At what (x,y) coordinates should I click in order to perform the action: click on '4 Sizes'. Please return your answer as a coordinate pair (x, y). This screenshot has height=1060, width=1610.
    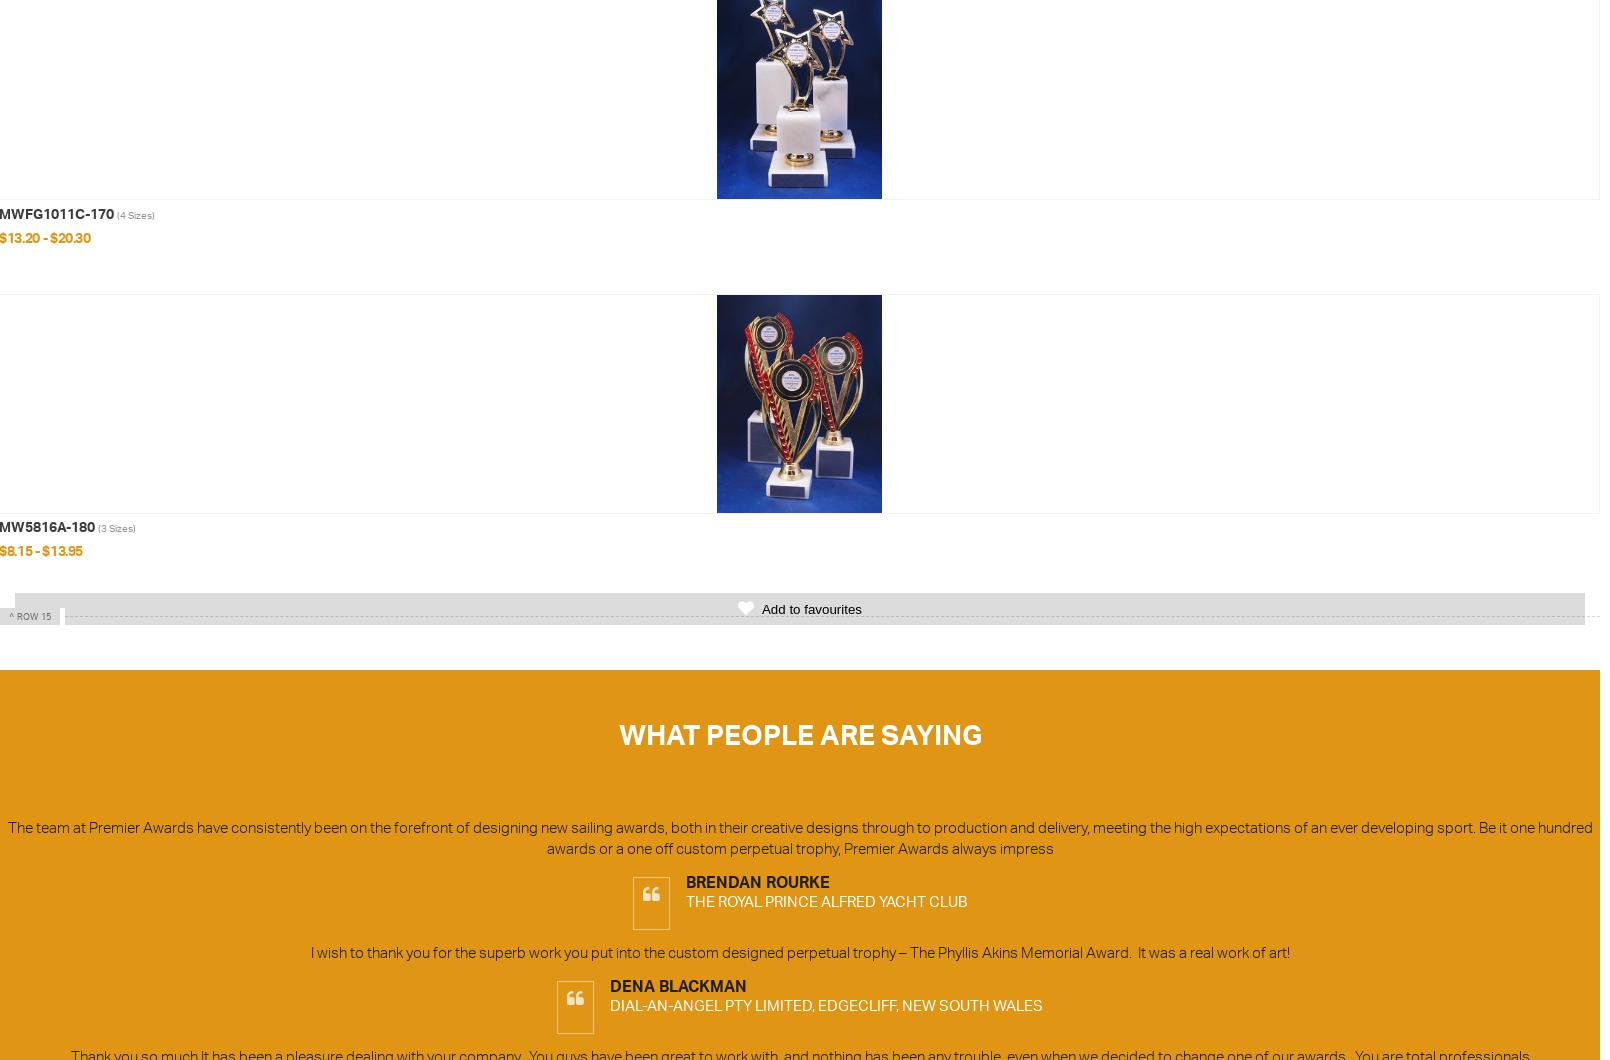
    Looking at the image, I should click on (136, 213).